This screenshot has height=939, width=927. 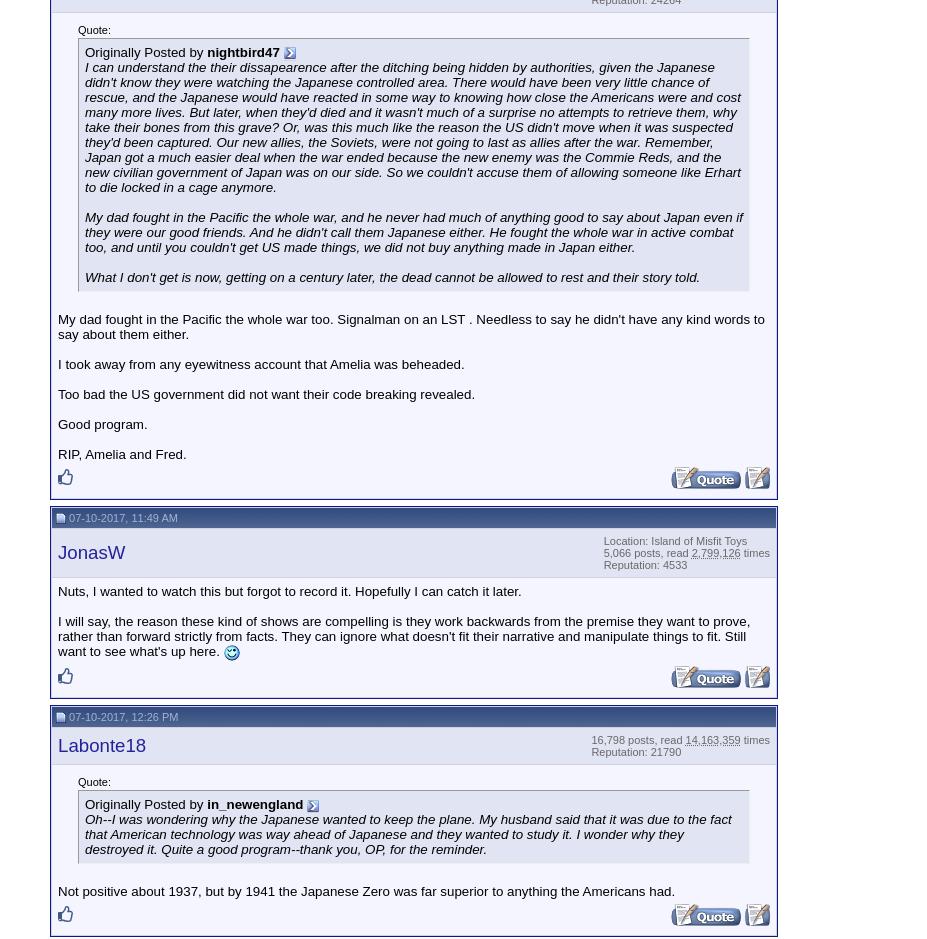 I want to click on 'Labonte18', so click(x=100, y=745).